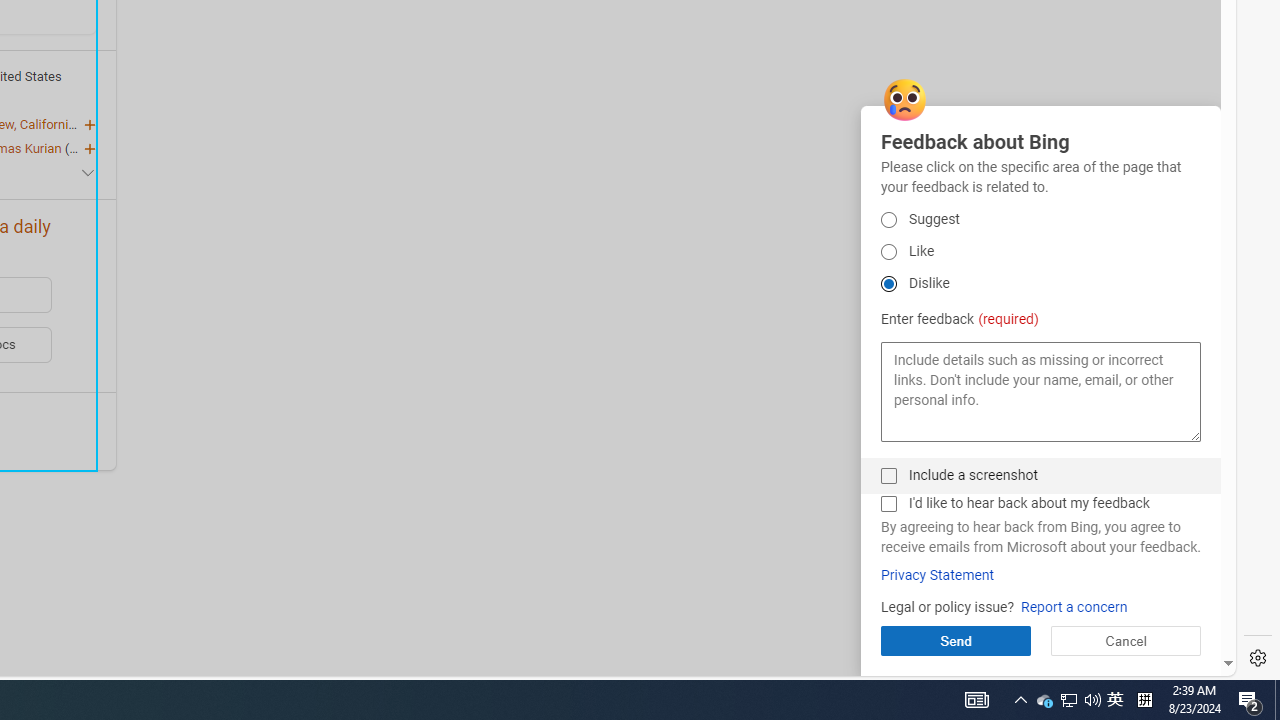 The height and width of the screenshot is (720, 1280). What do you see at coordinates (887, 219) in the screenshot?
I see `'Suggest'` at bounding box center [887, 219].